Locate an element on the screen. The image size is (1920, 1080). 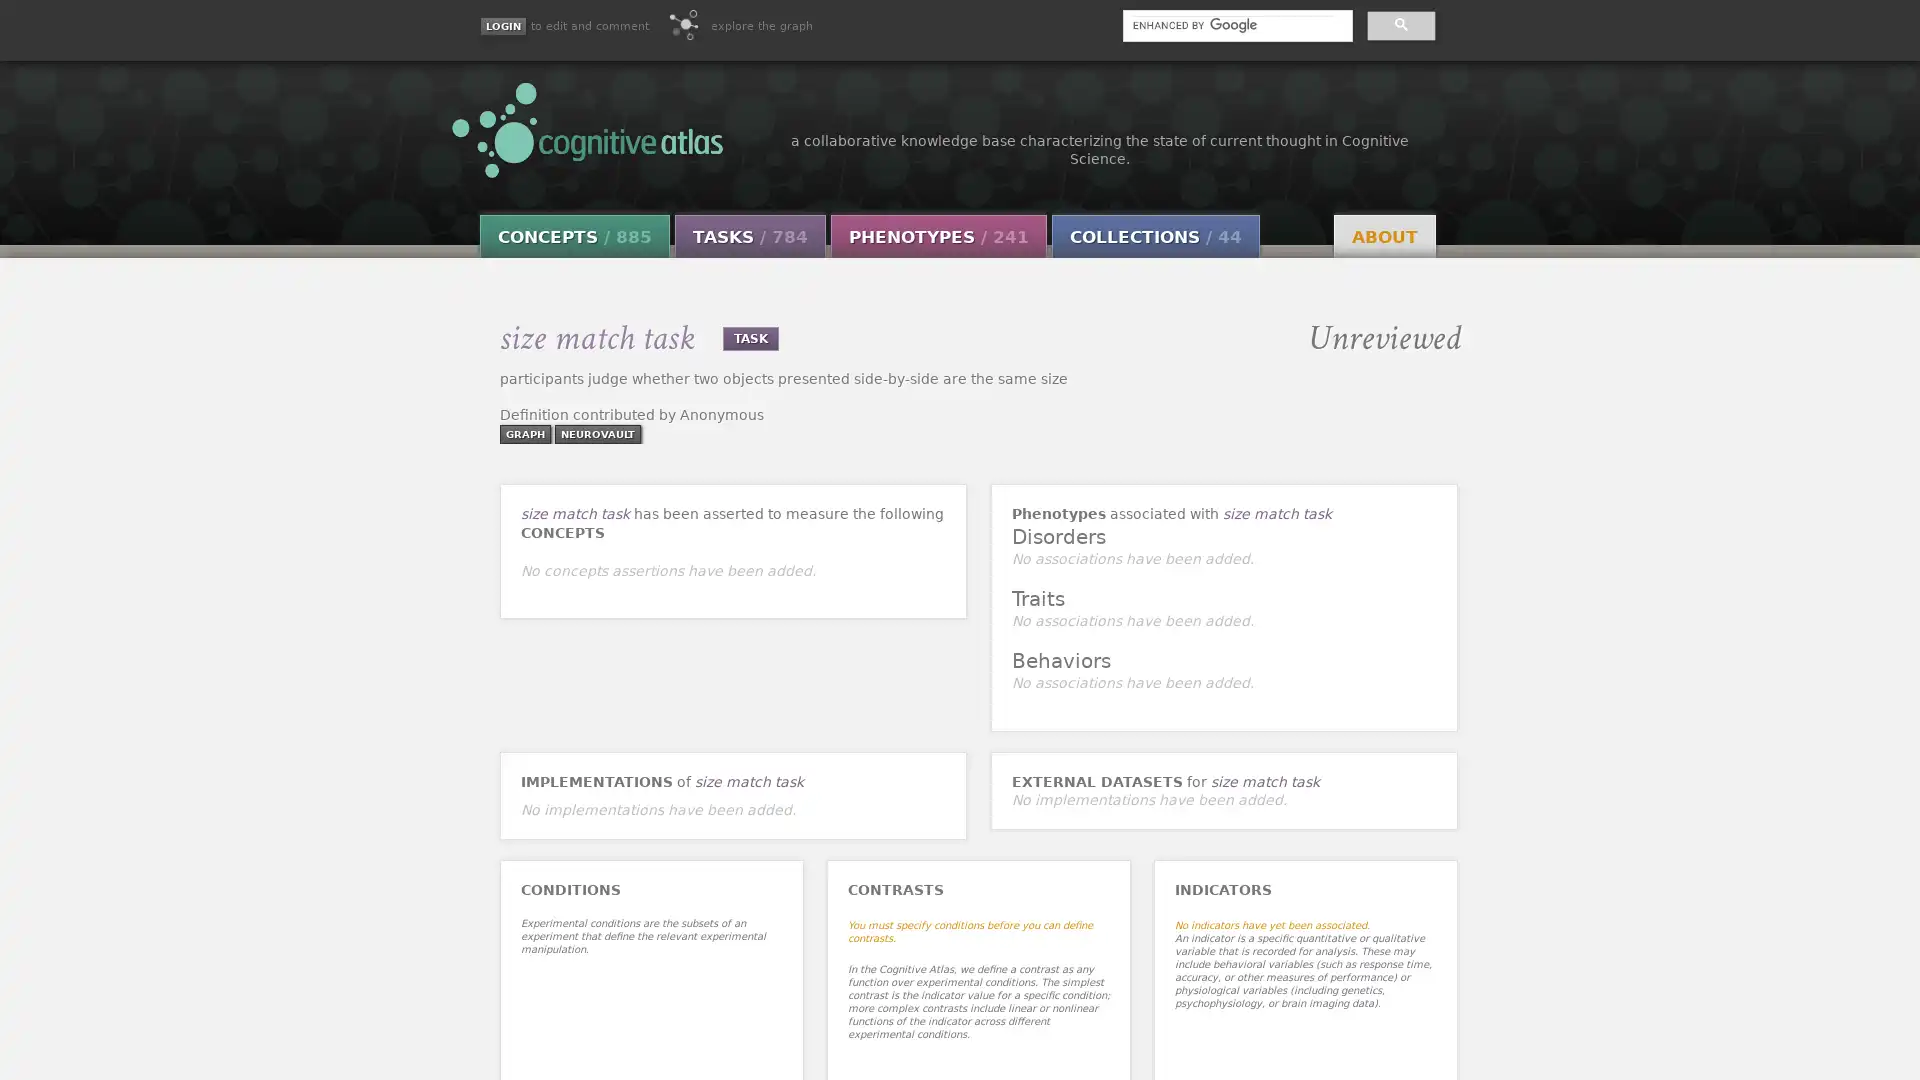
Login is located at coordinates (502, 26).